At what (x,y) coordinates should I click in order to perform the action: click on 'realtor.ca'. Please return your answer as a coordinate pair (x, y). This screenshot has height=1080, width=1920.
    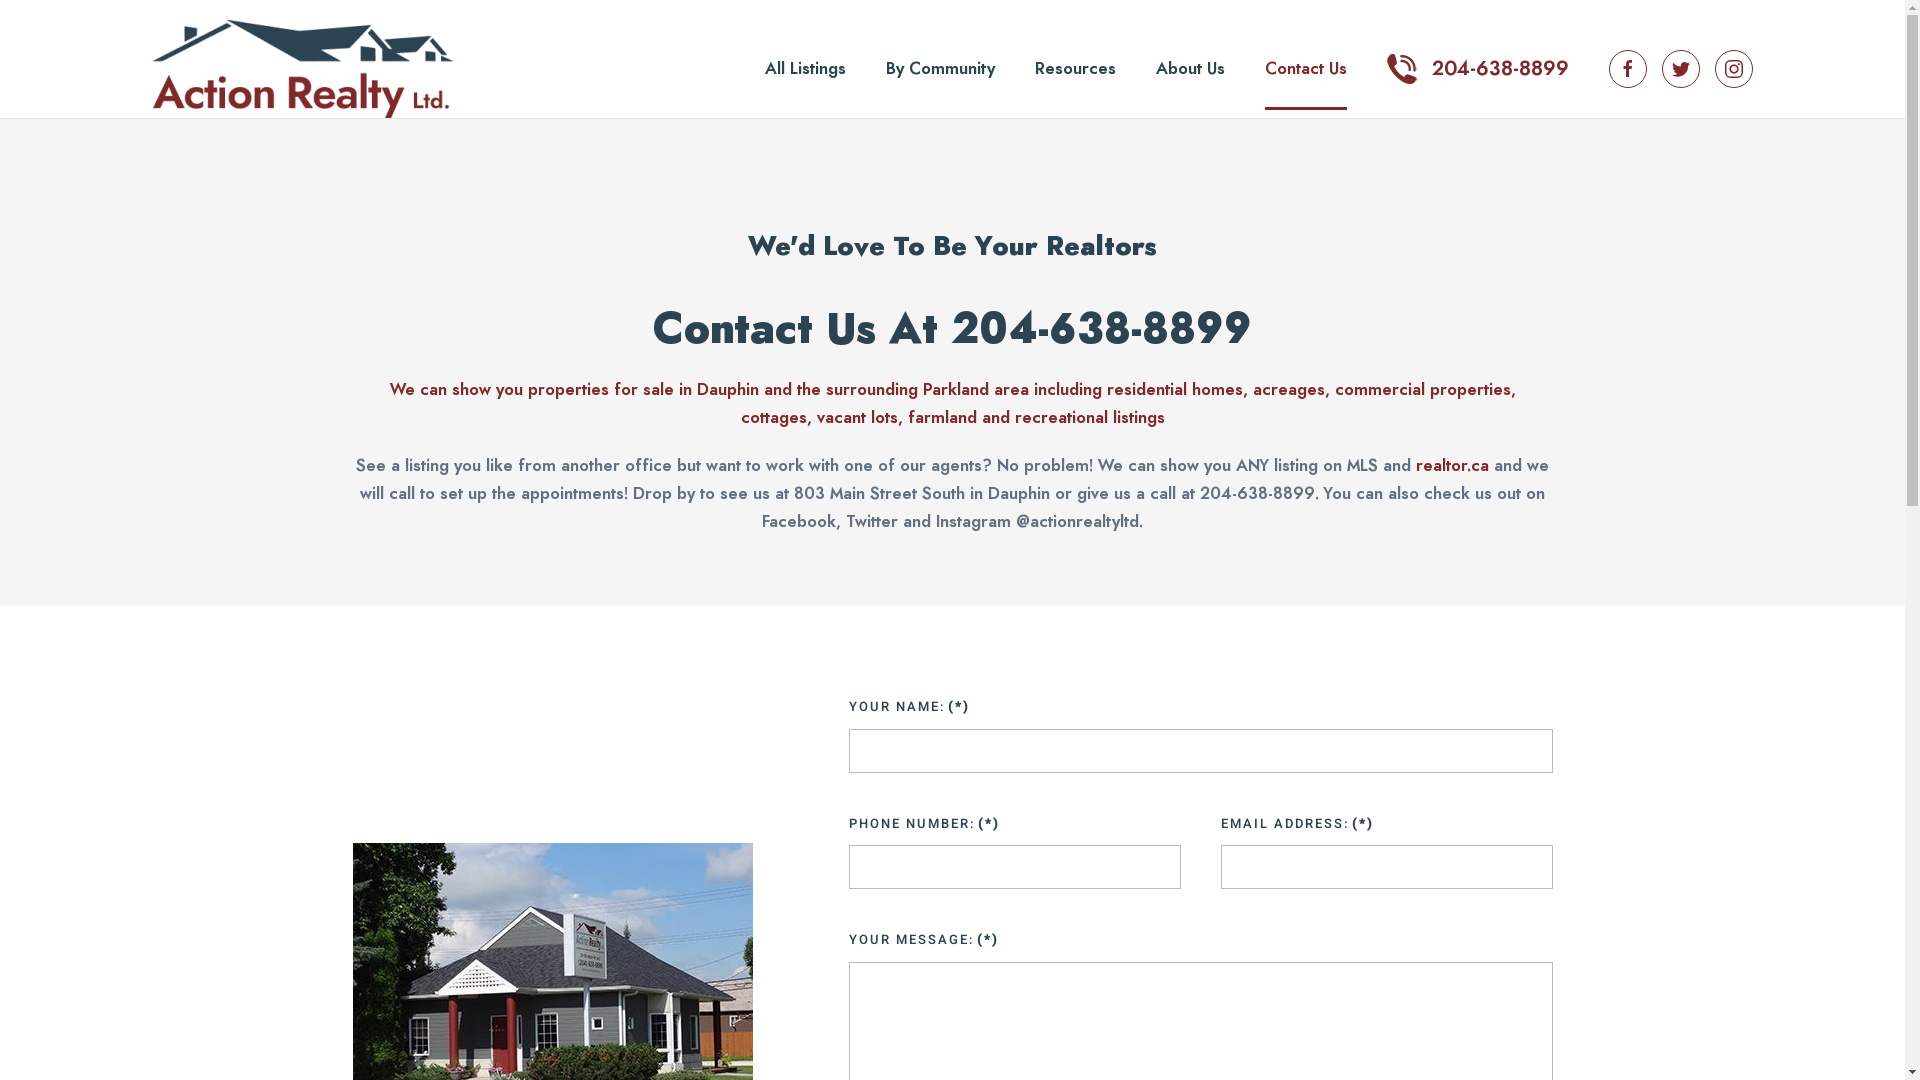
    Looking at the image, I should click on (1415, 466).